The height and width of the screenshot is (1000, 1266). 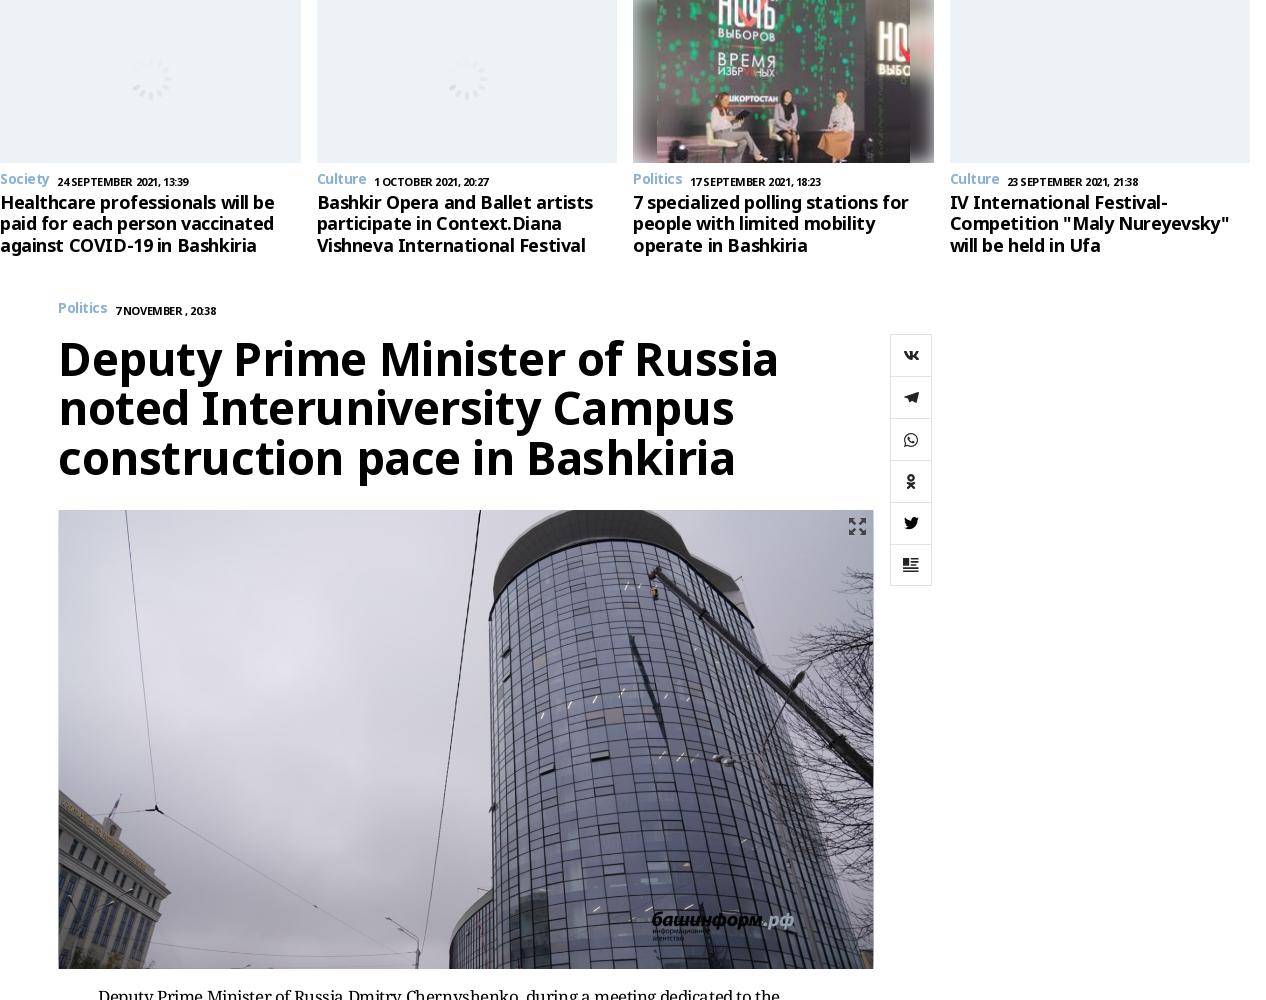 I want to click on '7 November , 20:38', so click(x=164, y=309).